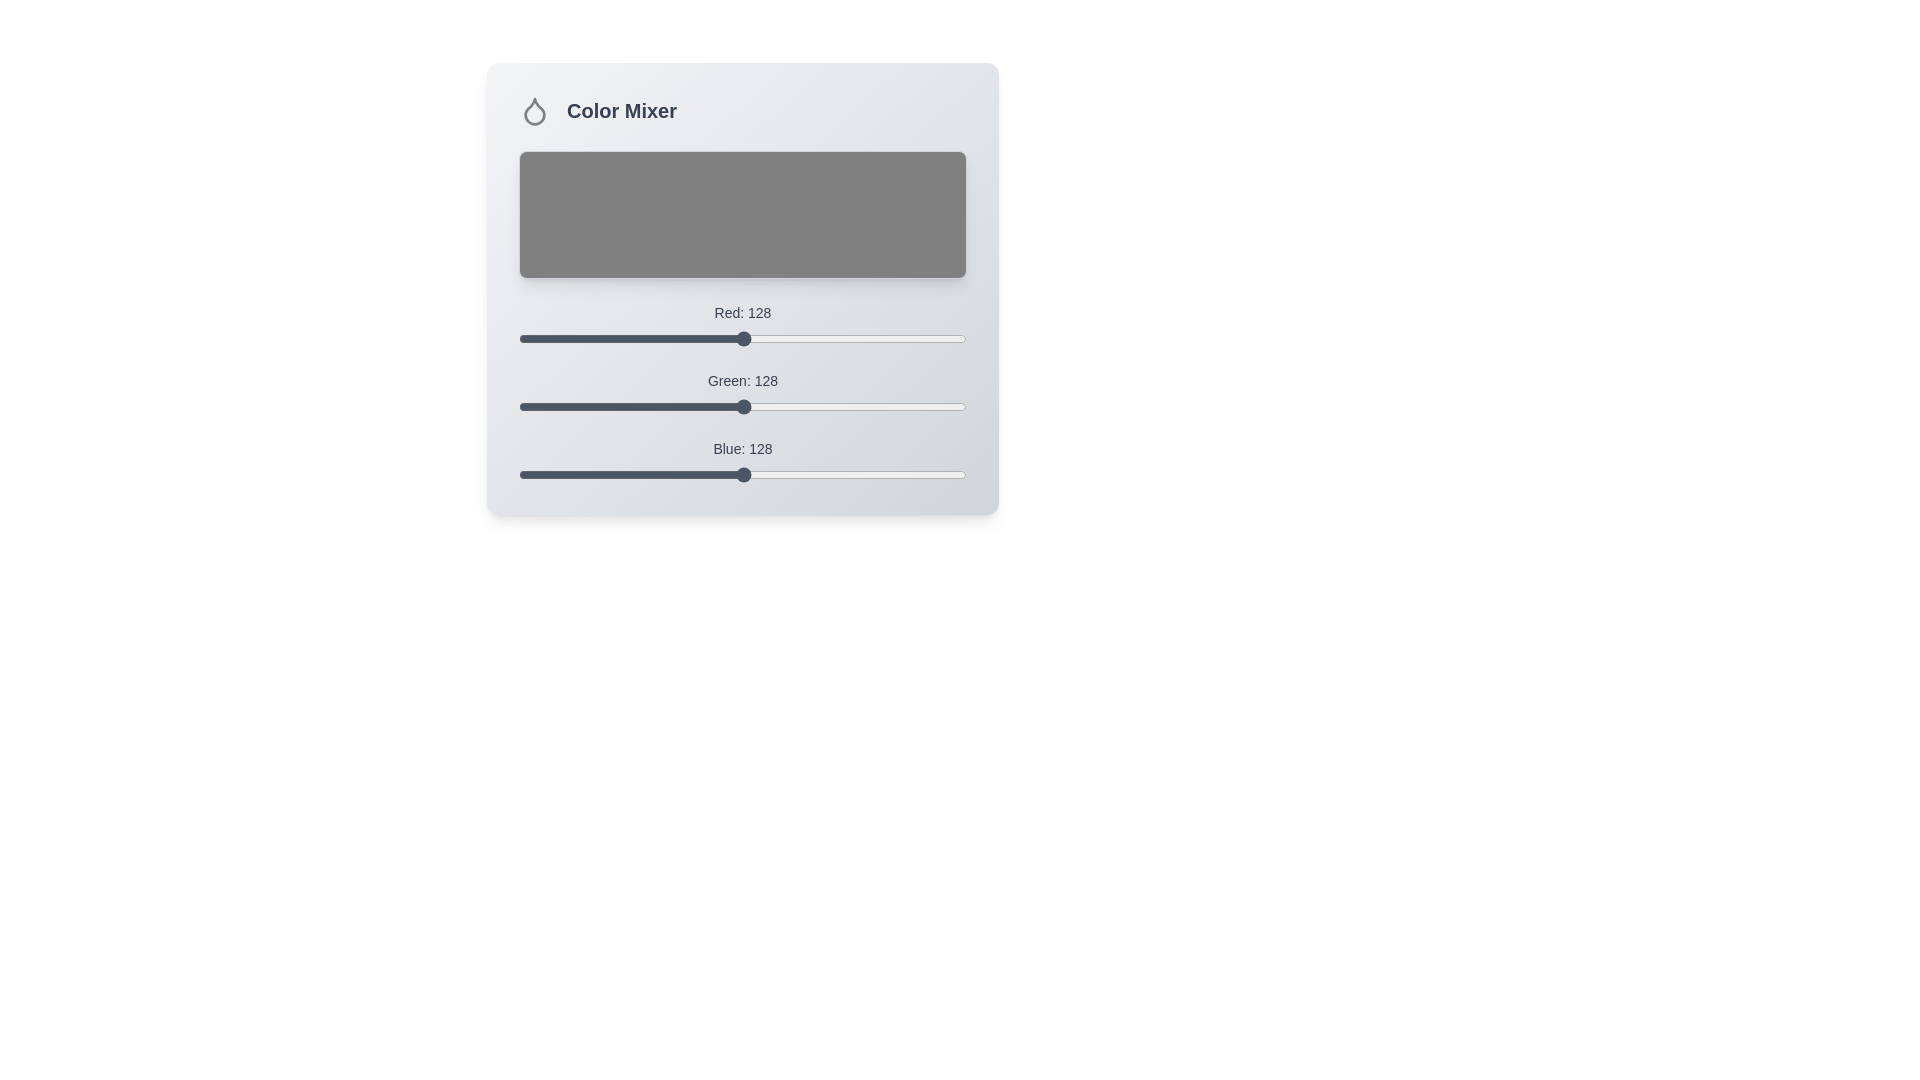 The width and height of the screenshot is (1920, 1080). What do you see at coordinates (795, 474) in the screenshot?
I see `the blue slider to set the blue color component to 158` at bounding box center [795, 474].